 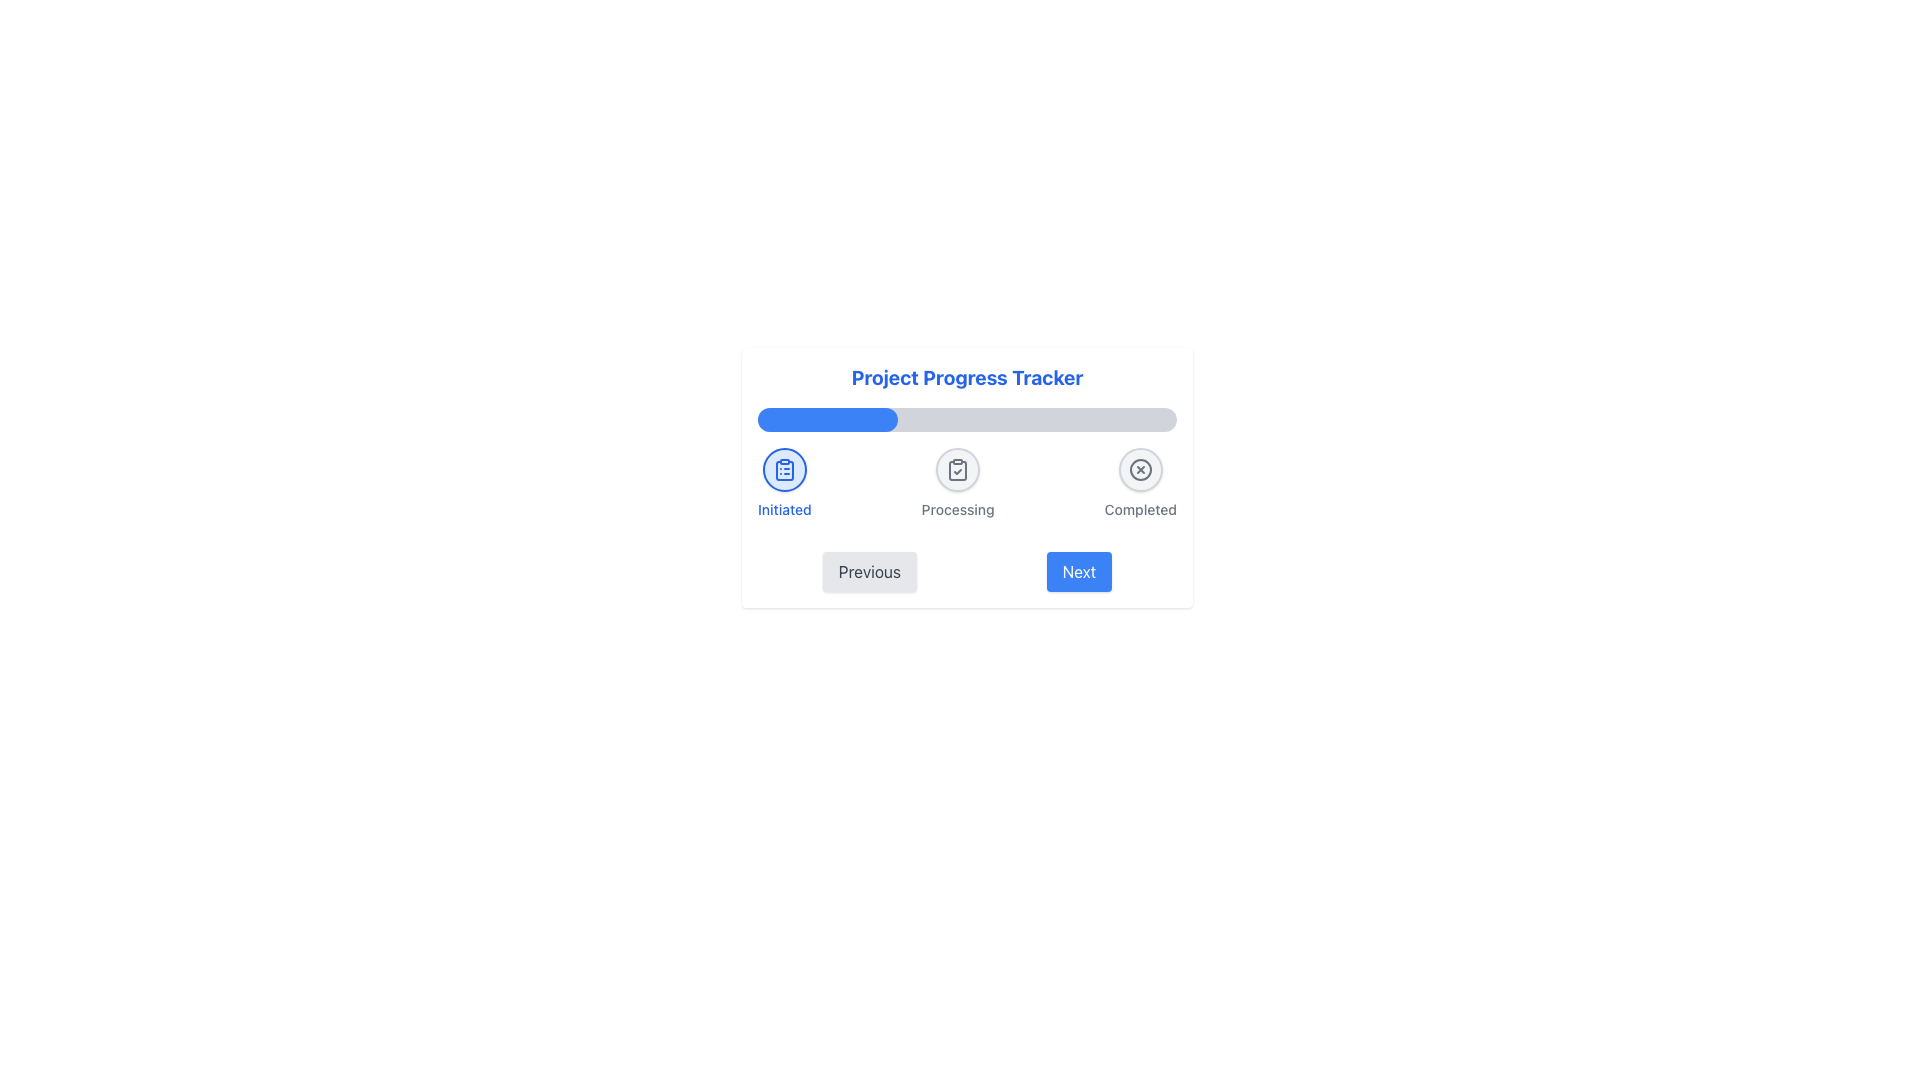 I want to click on the leftmost Status indicator with an icon and a label in the progress tracker UI section, which indicates that the process has commenced, so click(x=783, y=483).